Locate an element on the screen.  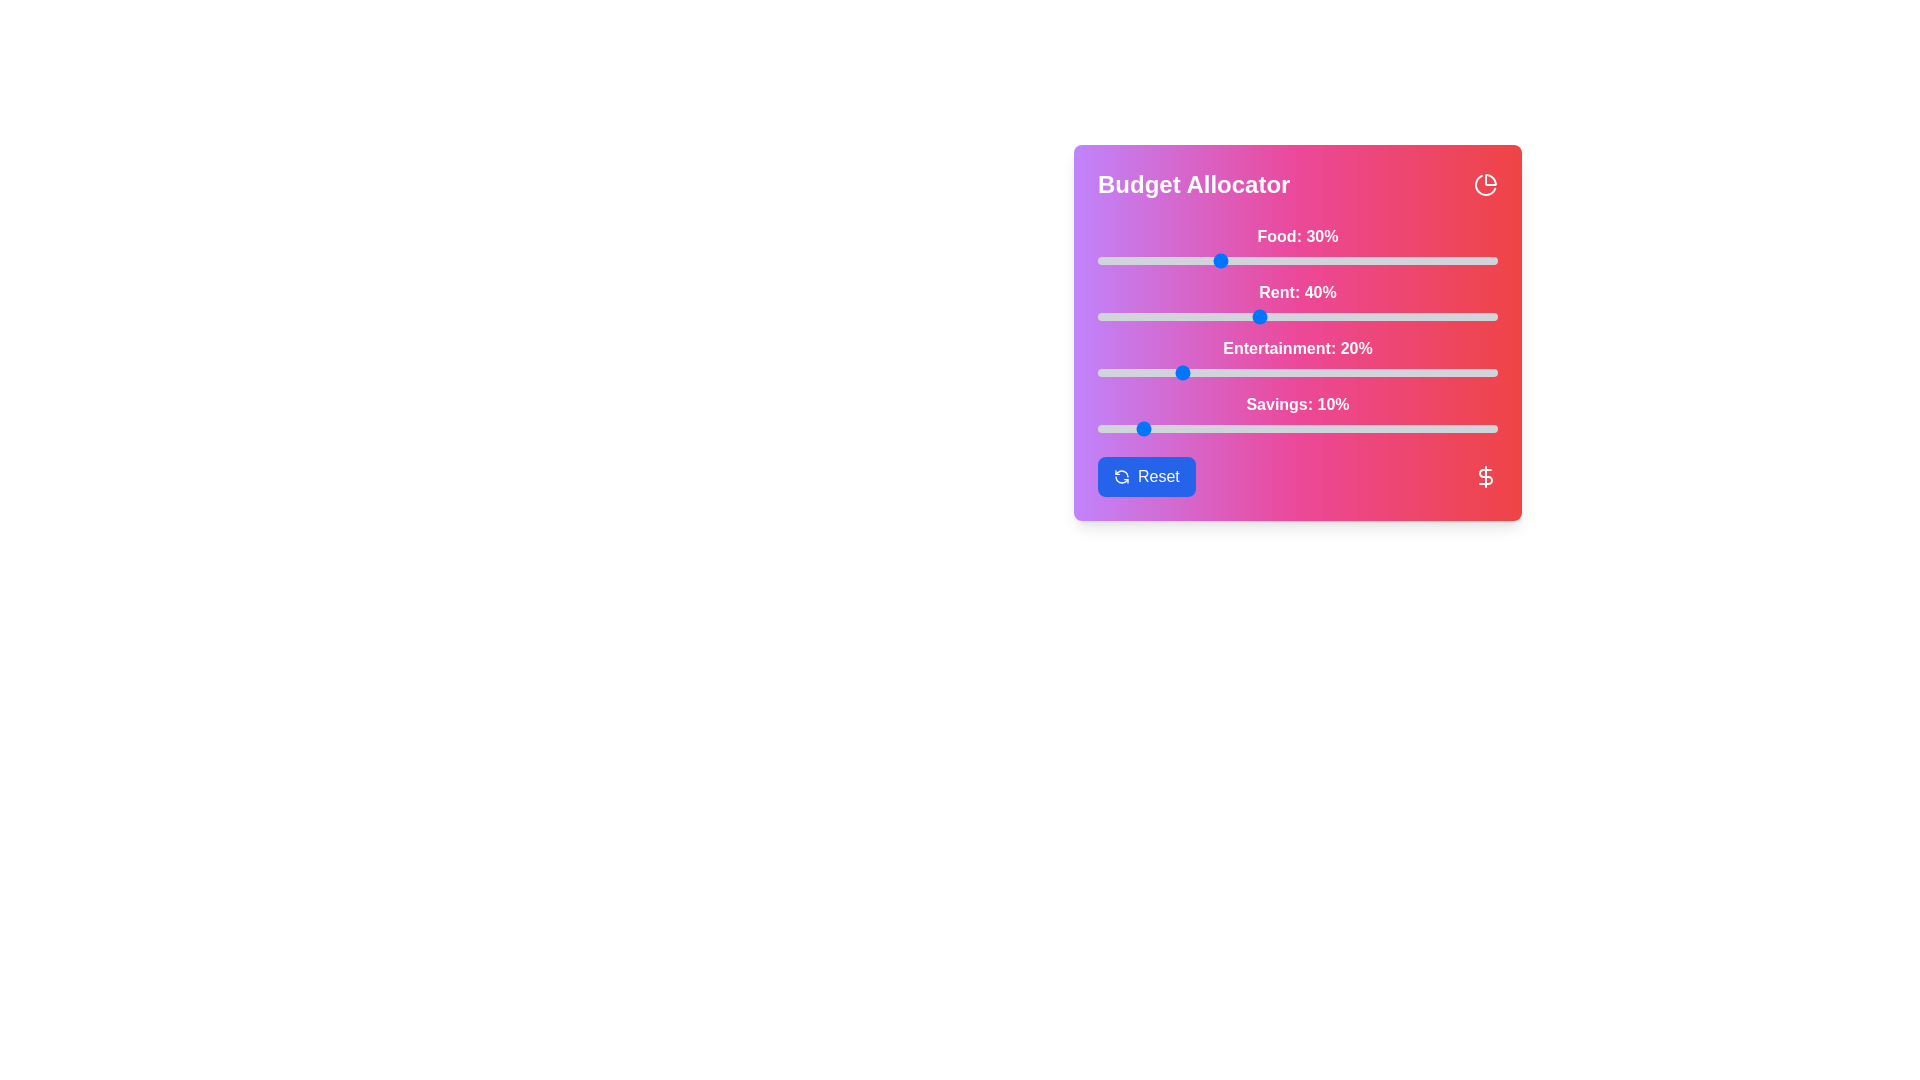
the entertainment budget is located at coordinates (1424, 373).